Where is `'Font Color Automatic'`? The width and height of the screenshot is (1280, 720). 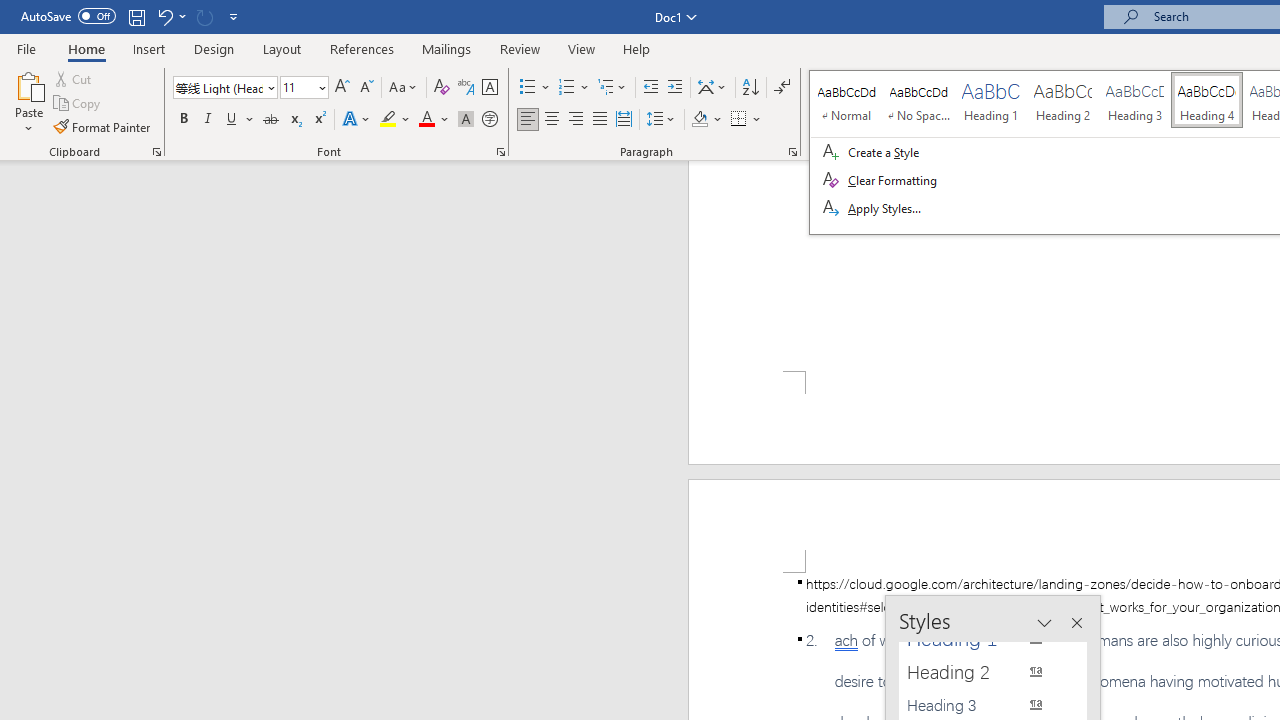
'Font Color Automatic' is located at coordinates (425, 119).